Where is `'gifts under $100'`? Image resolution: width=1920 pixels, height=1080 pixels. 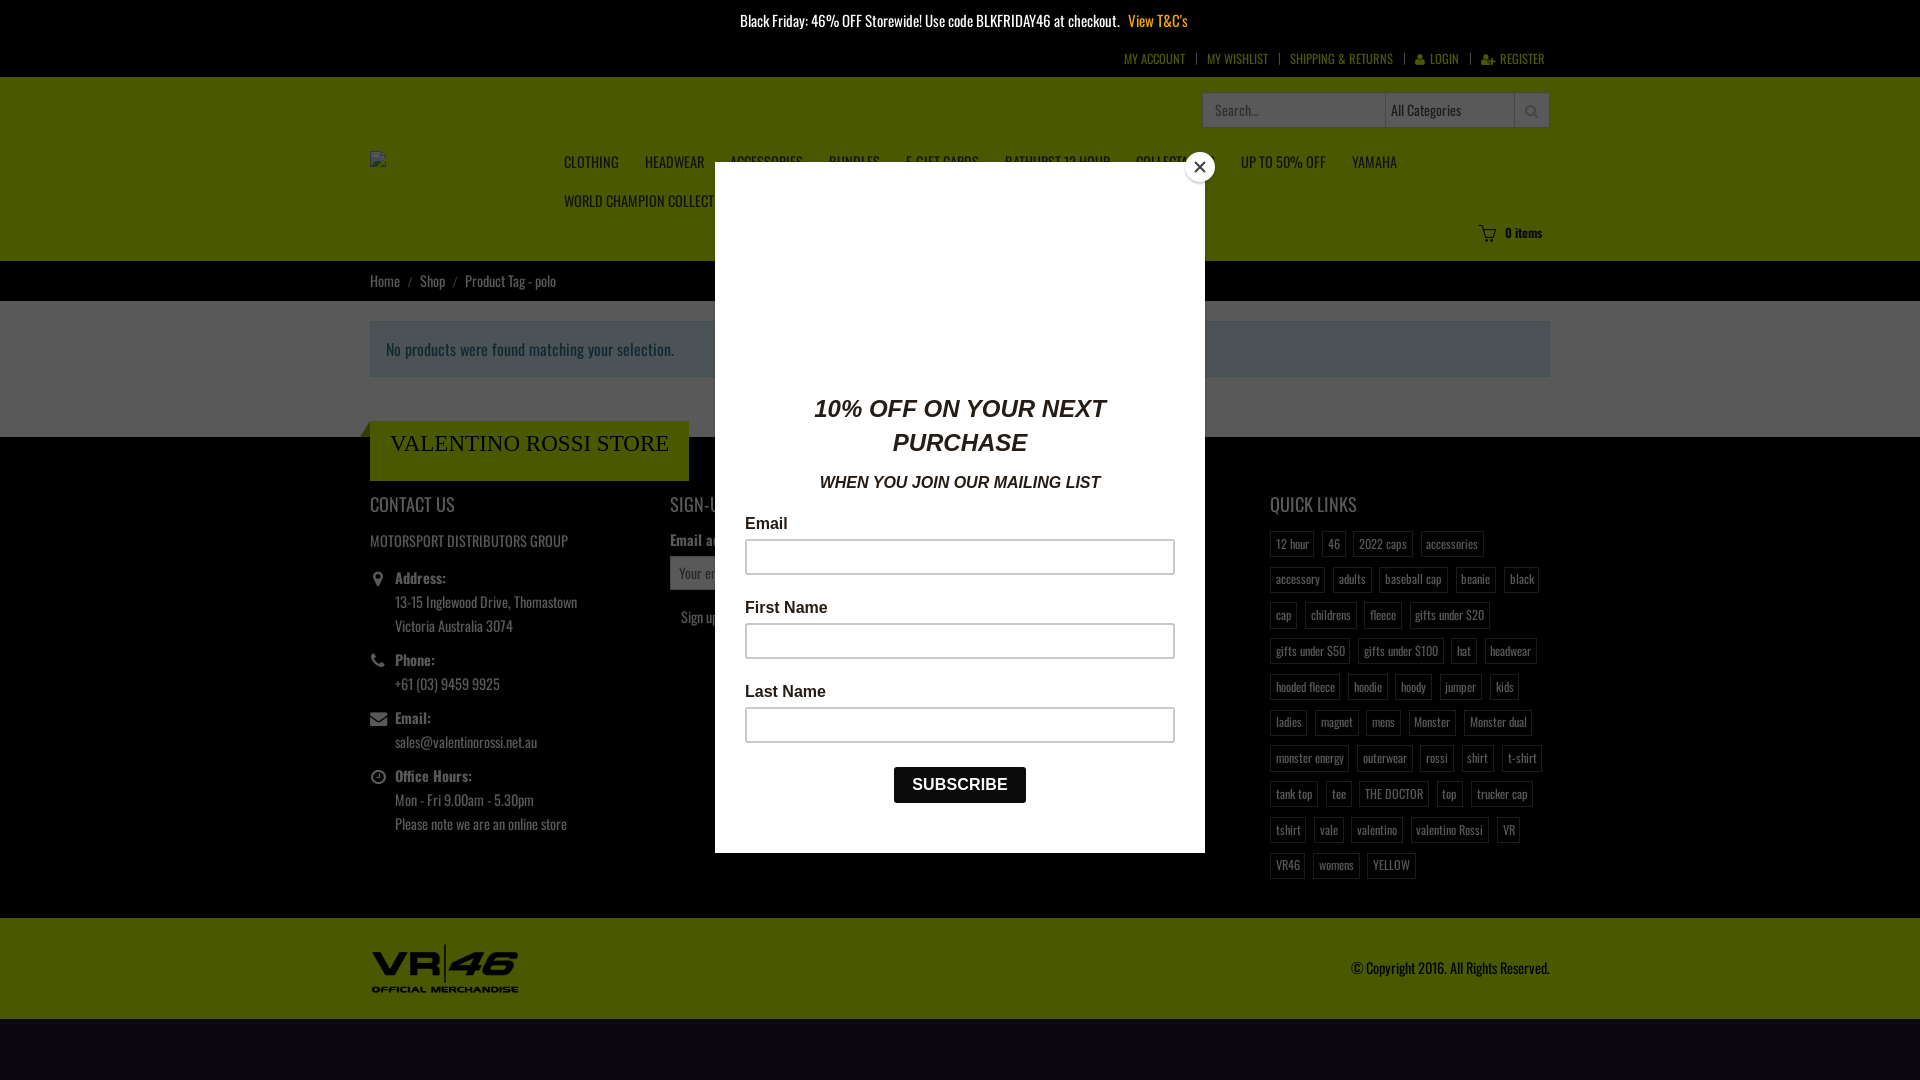 'gifts under $100' is located at coordinates (1399, 651).